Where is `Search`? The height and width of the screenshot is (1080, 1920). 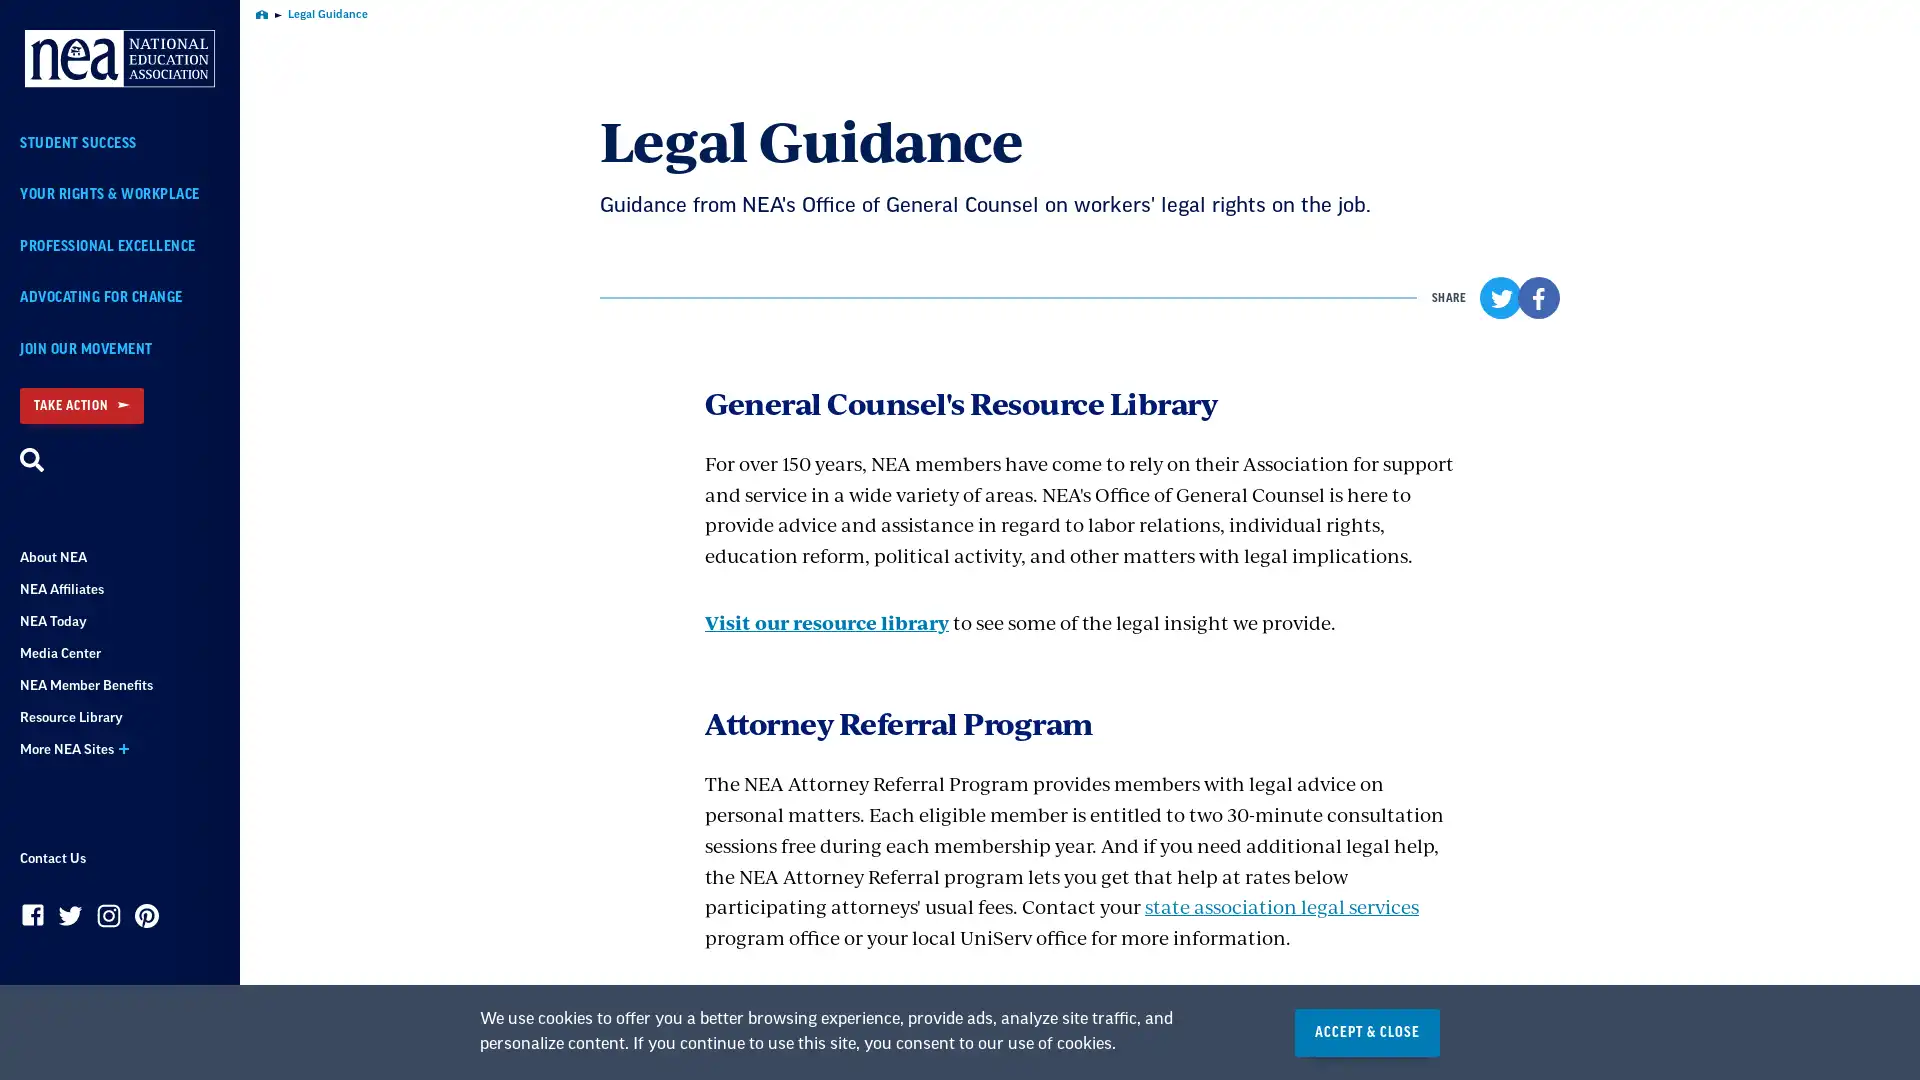 Search is located at coordinates (32, 461).